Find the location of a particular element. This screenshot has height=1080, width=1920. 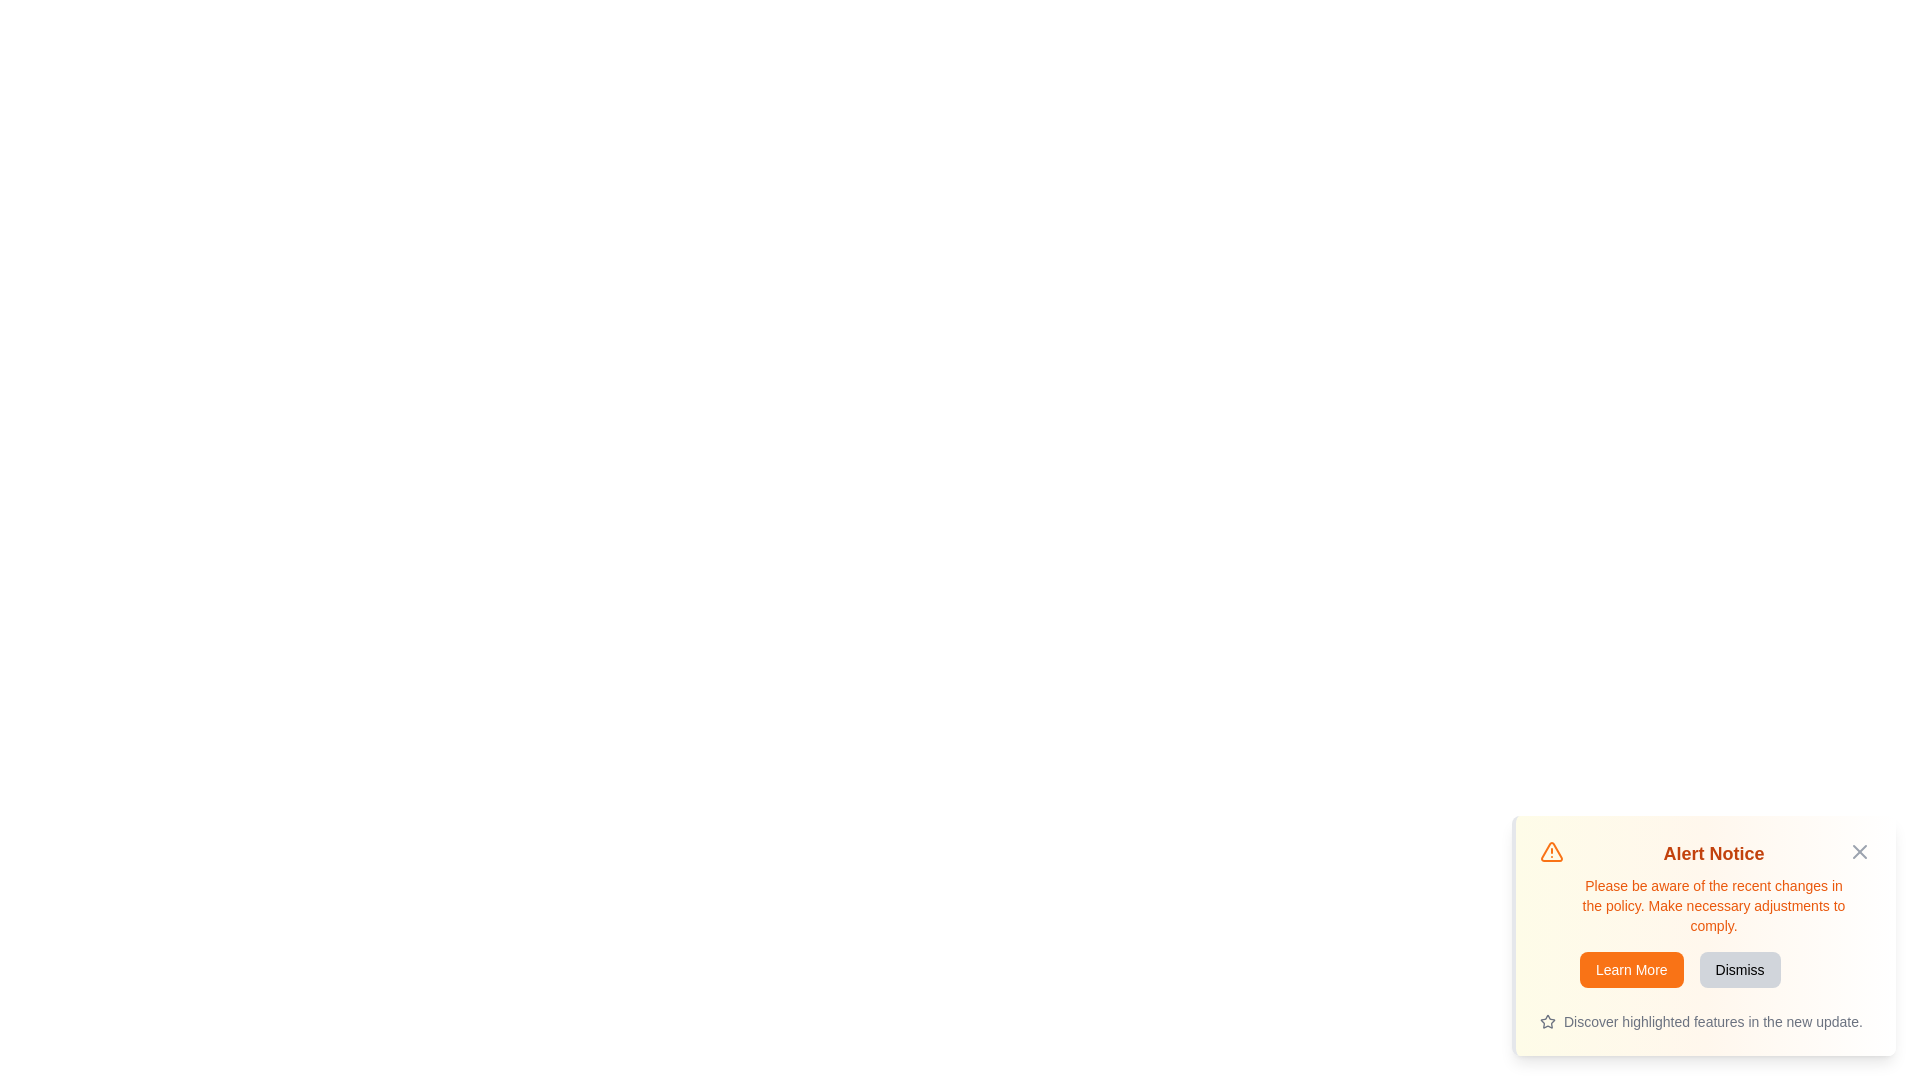

'Learn More' button to get more information is located at coordinates (1631, 968).